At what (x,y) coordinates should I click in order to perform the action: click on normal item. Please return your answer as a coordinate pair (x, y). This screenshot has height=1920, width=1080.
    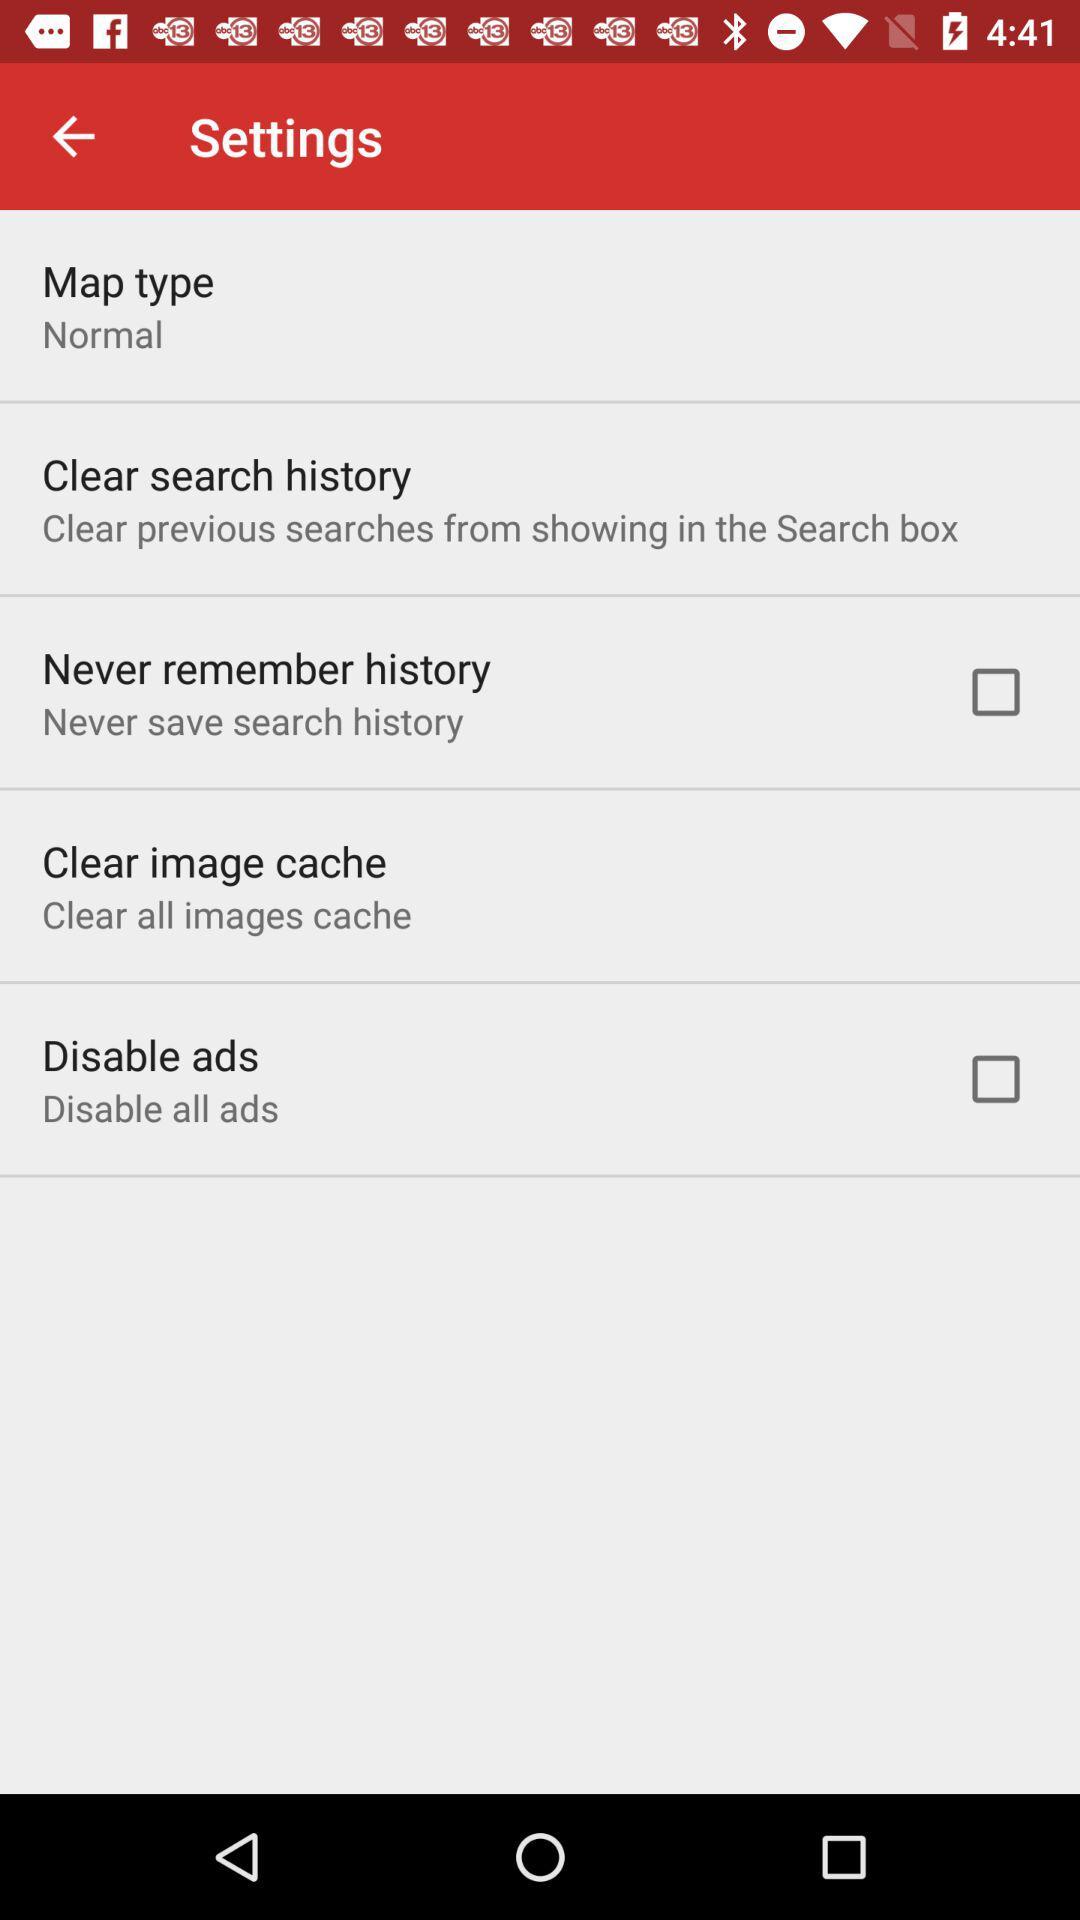
    Looking at the image, I should click on (102, 333).